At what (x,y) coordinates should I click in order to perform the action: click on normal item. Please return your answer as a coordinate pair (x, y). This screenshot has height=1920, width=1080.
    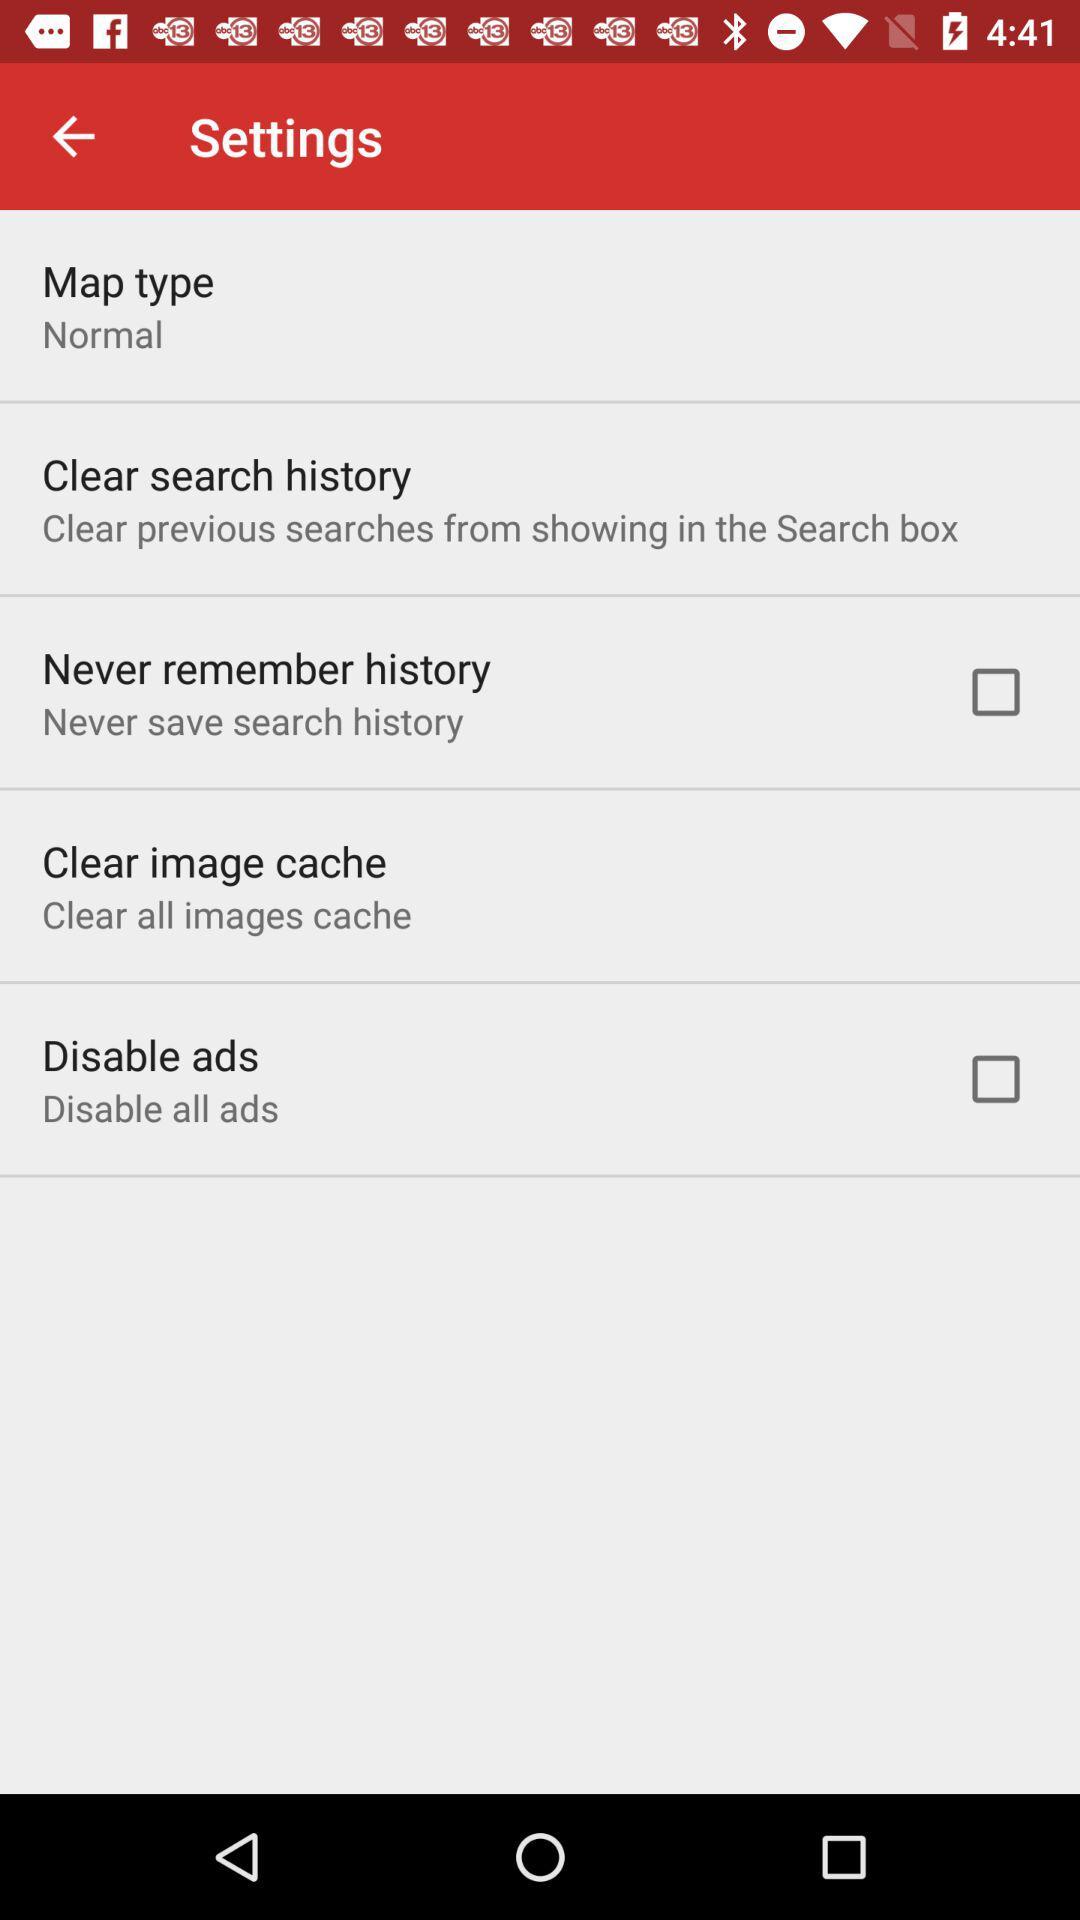
    Looking at the image, I should click on (102, 333).